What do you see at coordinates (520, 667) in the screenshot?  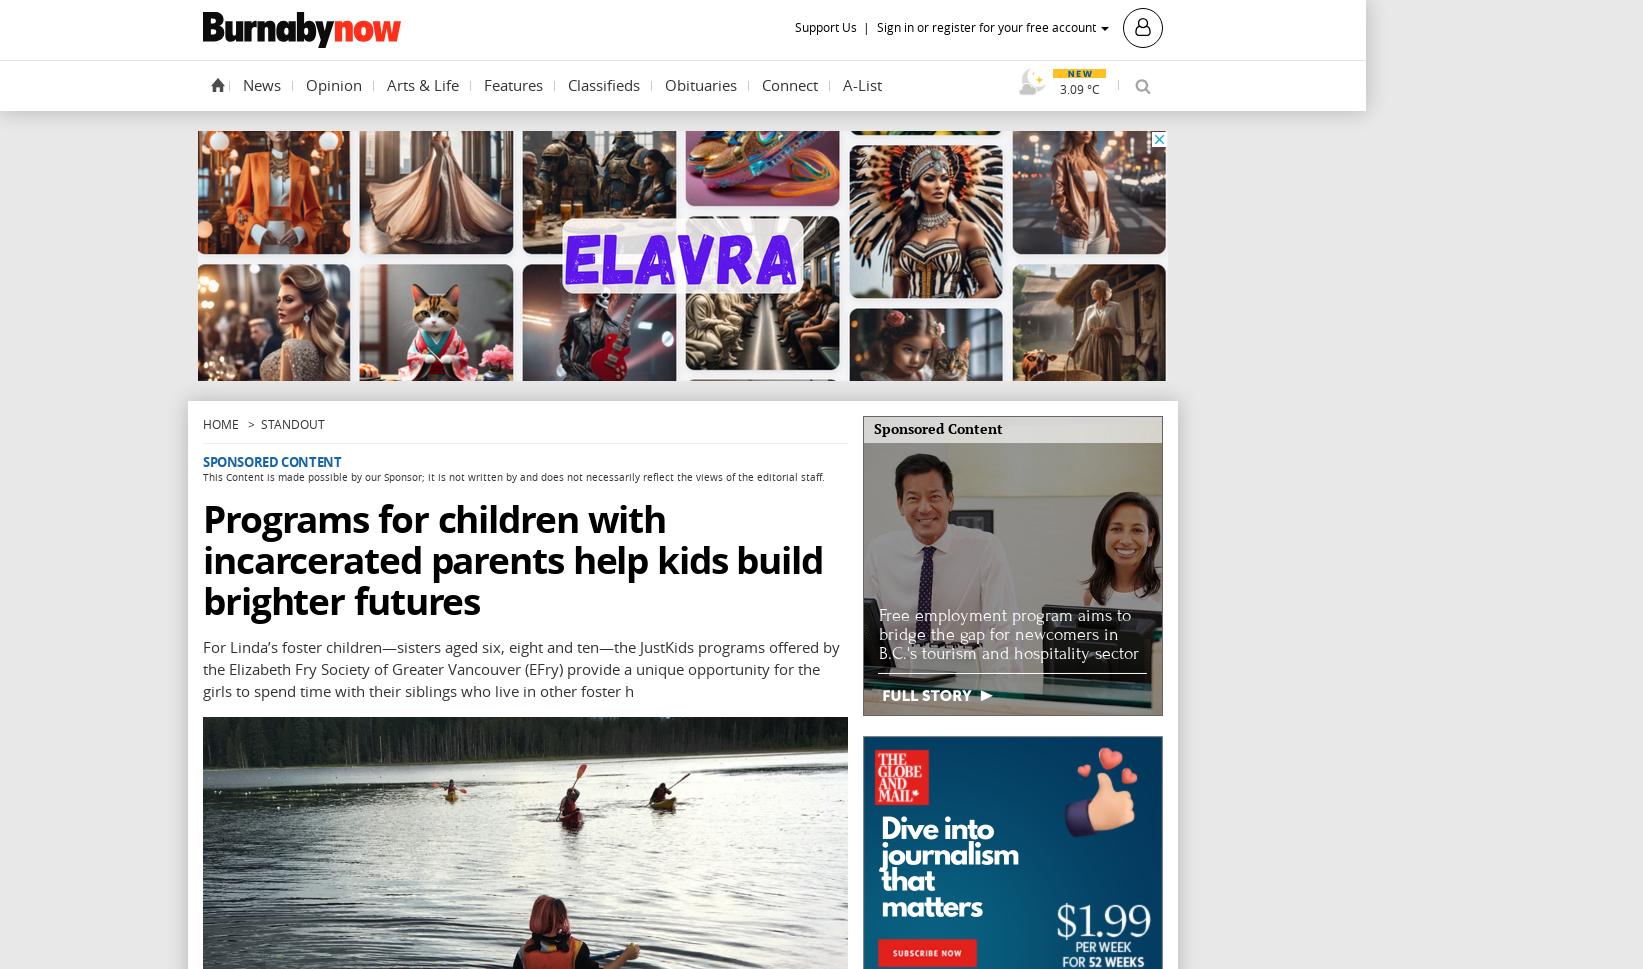 I see `'For Linda’s foster children—sisters aged six, eight and ten—the JustKids programs offered by the Elizabeth Fry Society of Greater Vancouver (EFry) provide a unique opportunity for the girls to spend time with their siblings who live in other foster h'` at bounding box center [520, 667].